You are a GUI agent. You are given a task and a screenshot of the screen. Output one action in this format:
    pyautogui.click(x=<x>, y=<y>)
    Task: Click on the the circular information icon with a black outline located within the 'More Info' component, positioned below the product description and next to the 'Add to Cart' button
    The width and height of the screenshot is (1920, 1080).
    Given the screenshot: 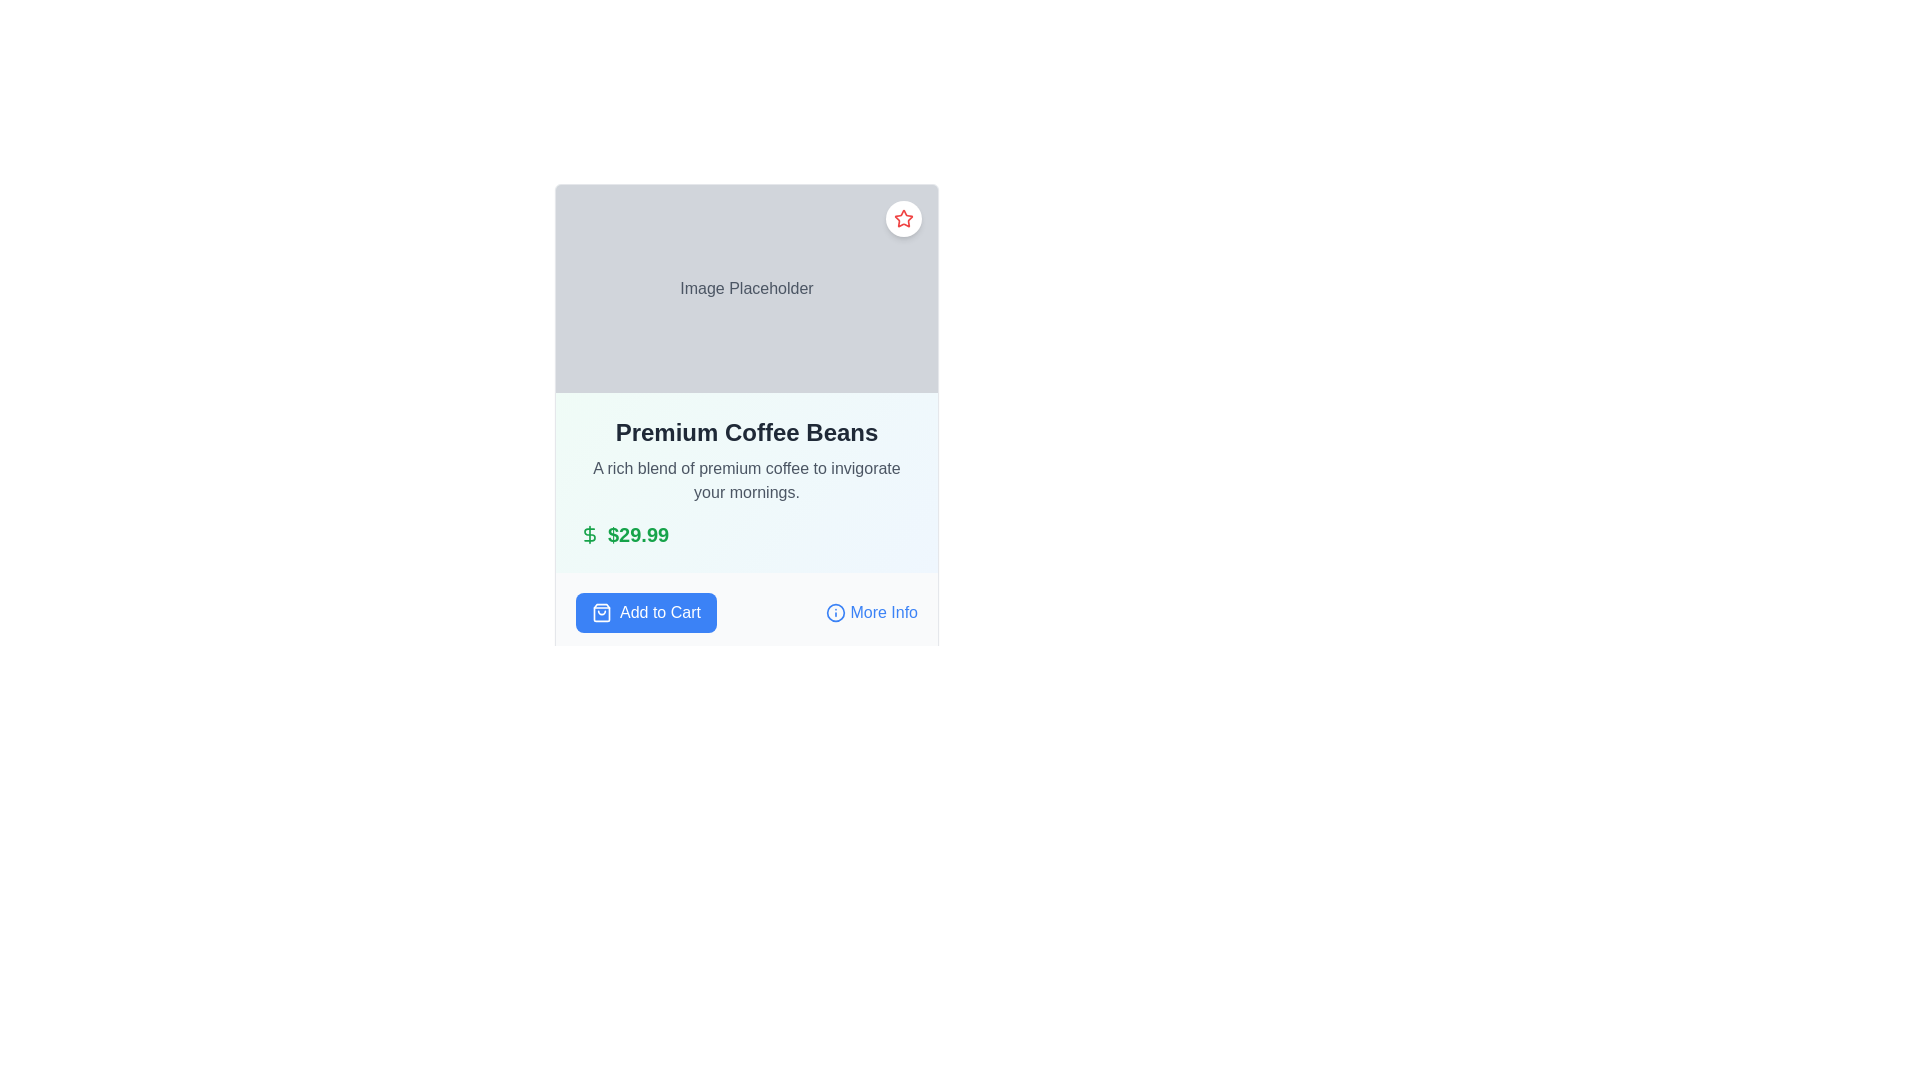 What is the action you would take?
    pyautogui.click(x=836, y=612)
    